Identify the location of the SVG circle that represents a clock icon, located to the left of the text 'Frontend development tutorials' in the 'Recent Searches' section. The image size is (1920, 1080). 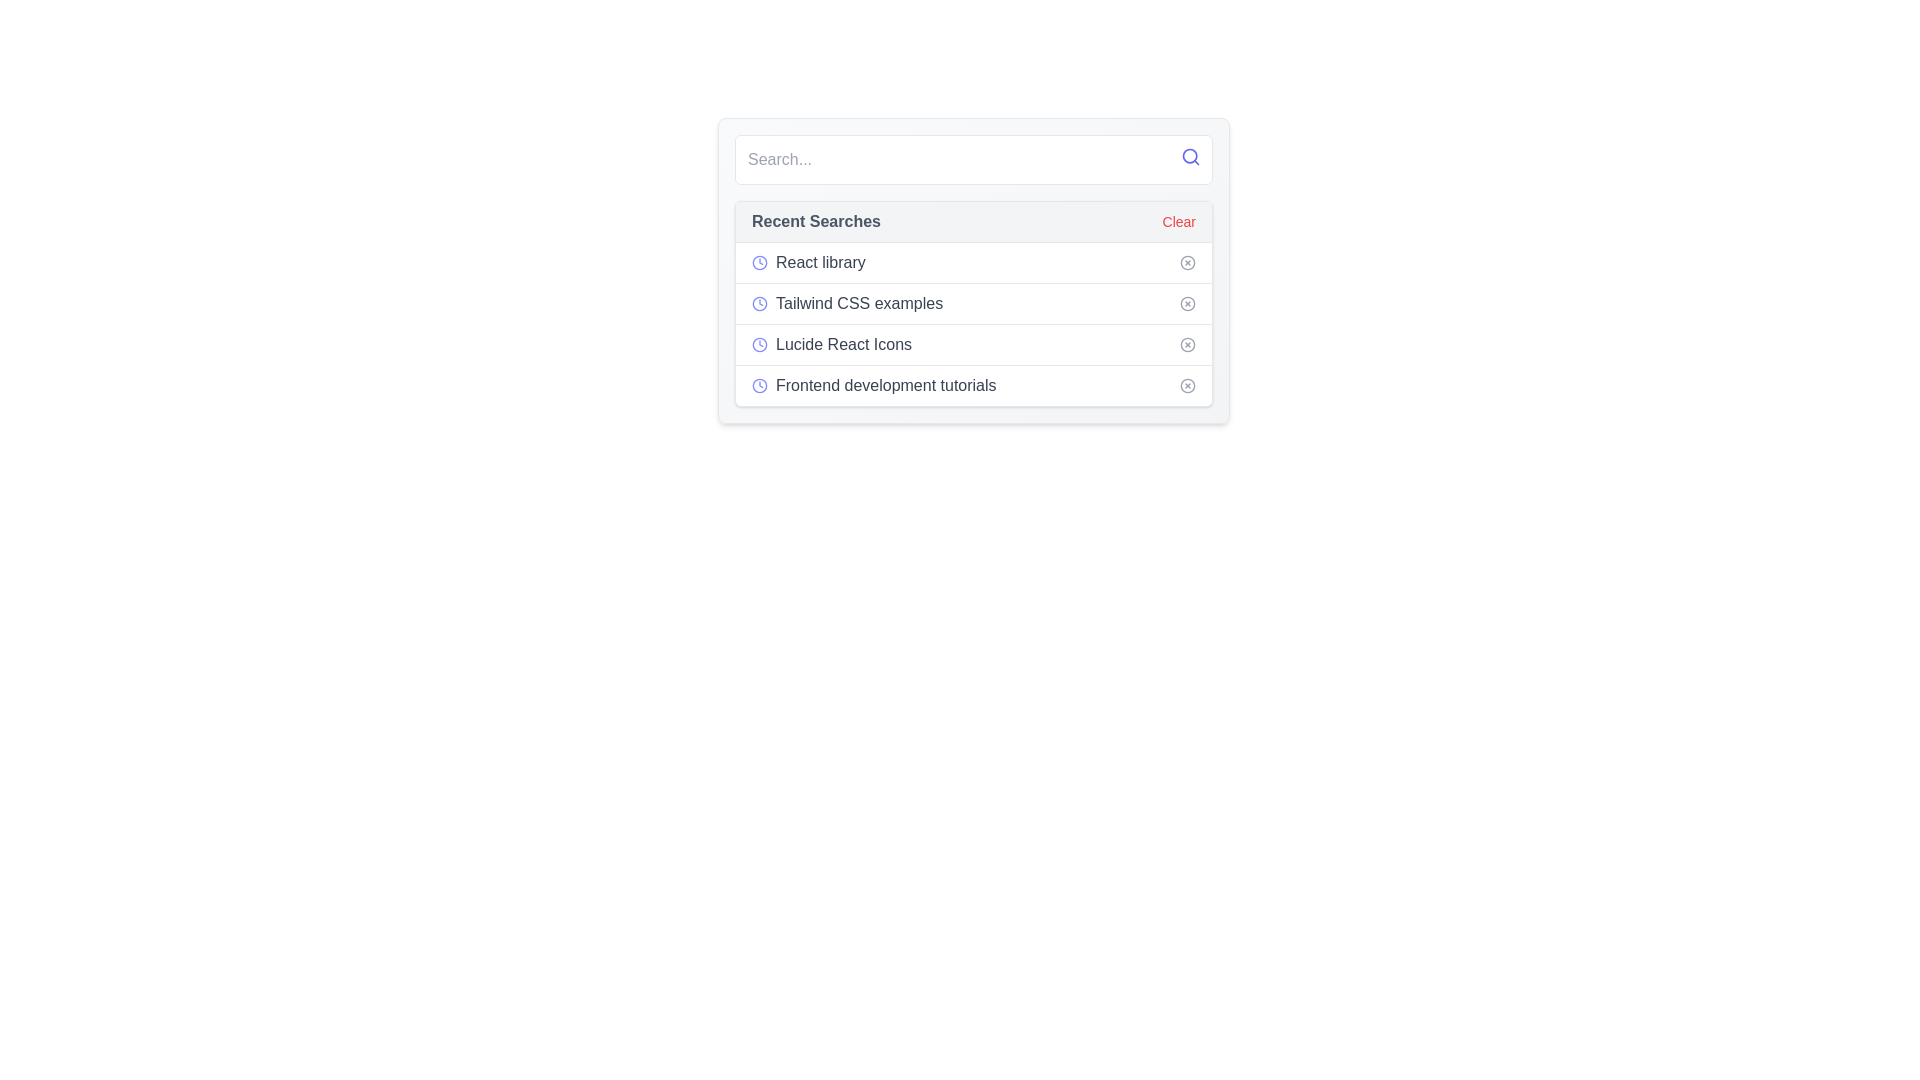
(758, 385).